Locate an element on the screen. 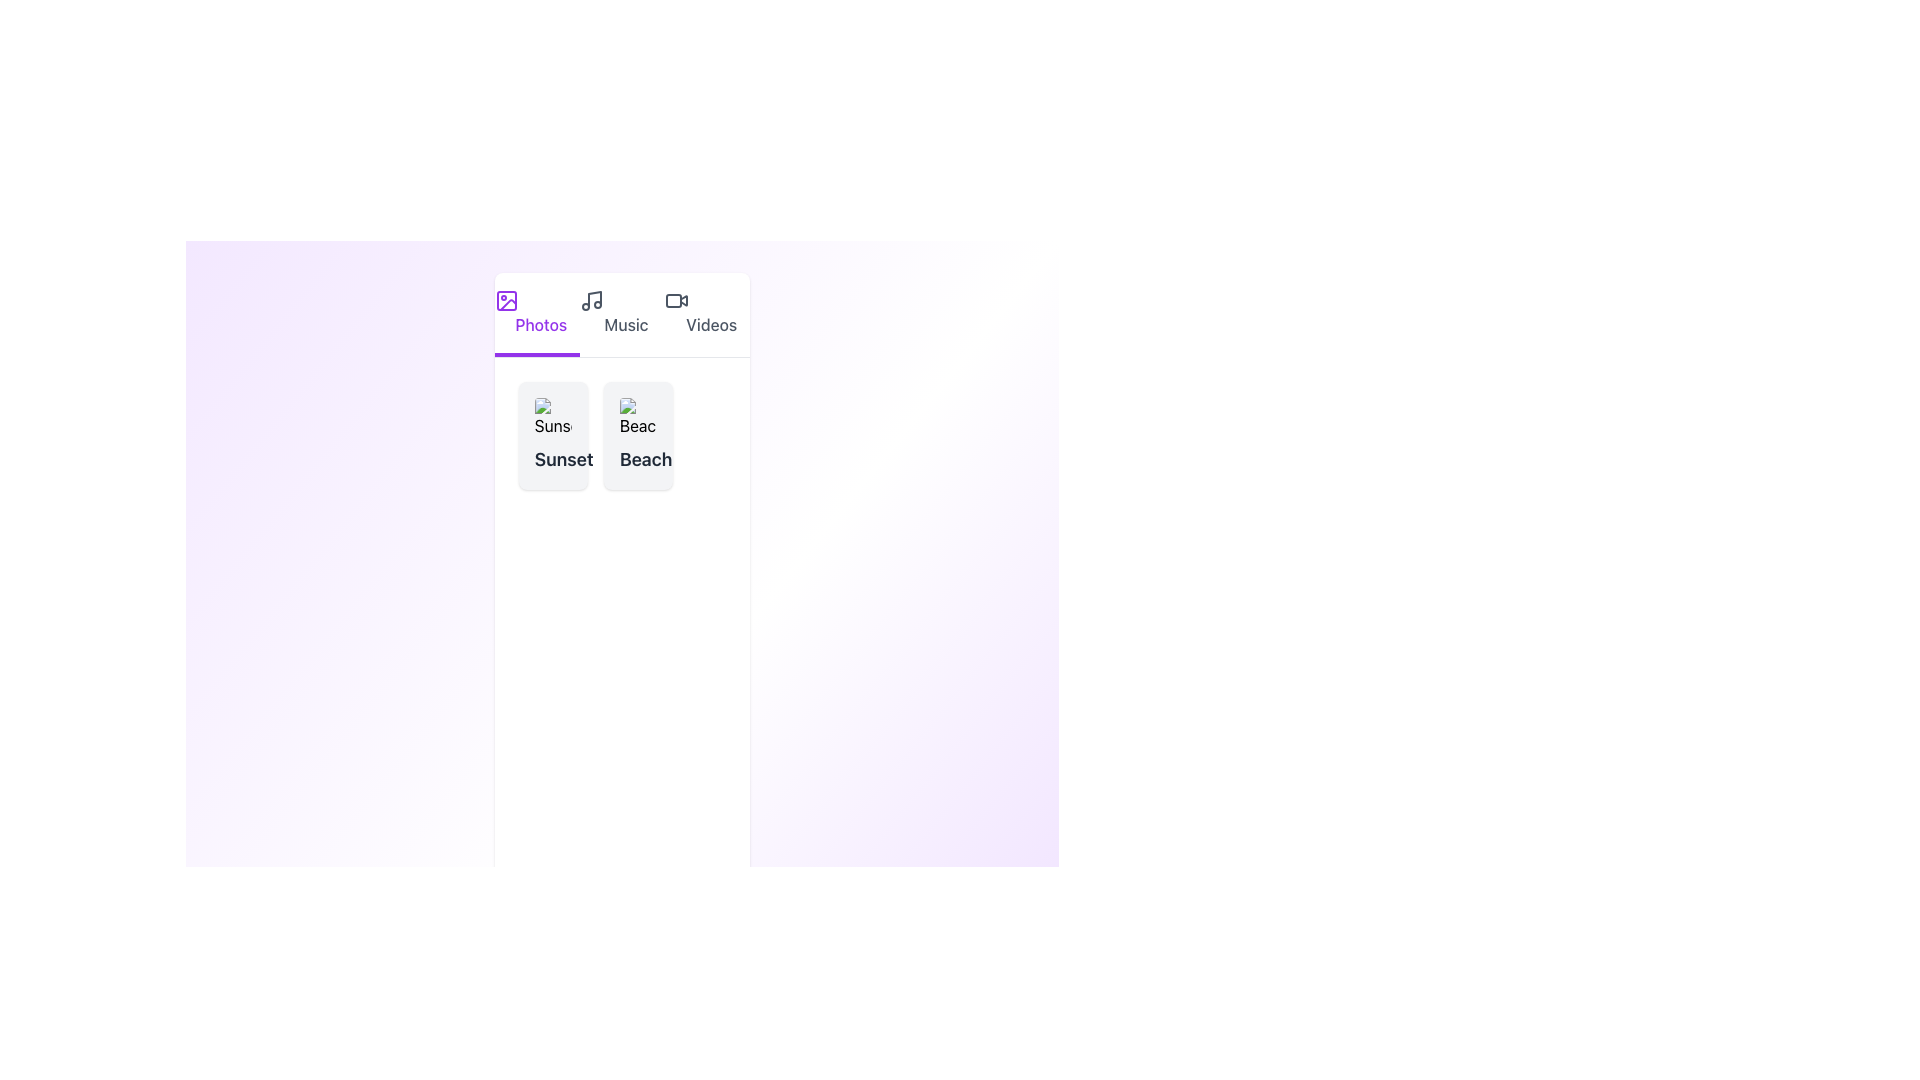 This screenshot has width=1920, height=1080. the 'Music' tab icon, which is located in the center of the horizontal tab navigation bar, between the 'Photos' and 'Videos' tabs is located at coordinates (590, 300).